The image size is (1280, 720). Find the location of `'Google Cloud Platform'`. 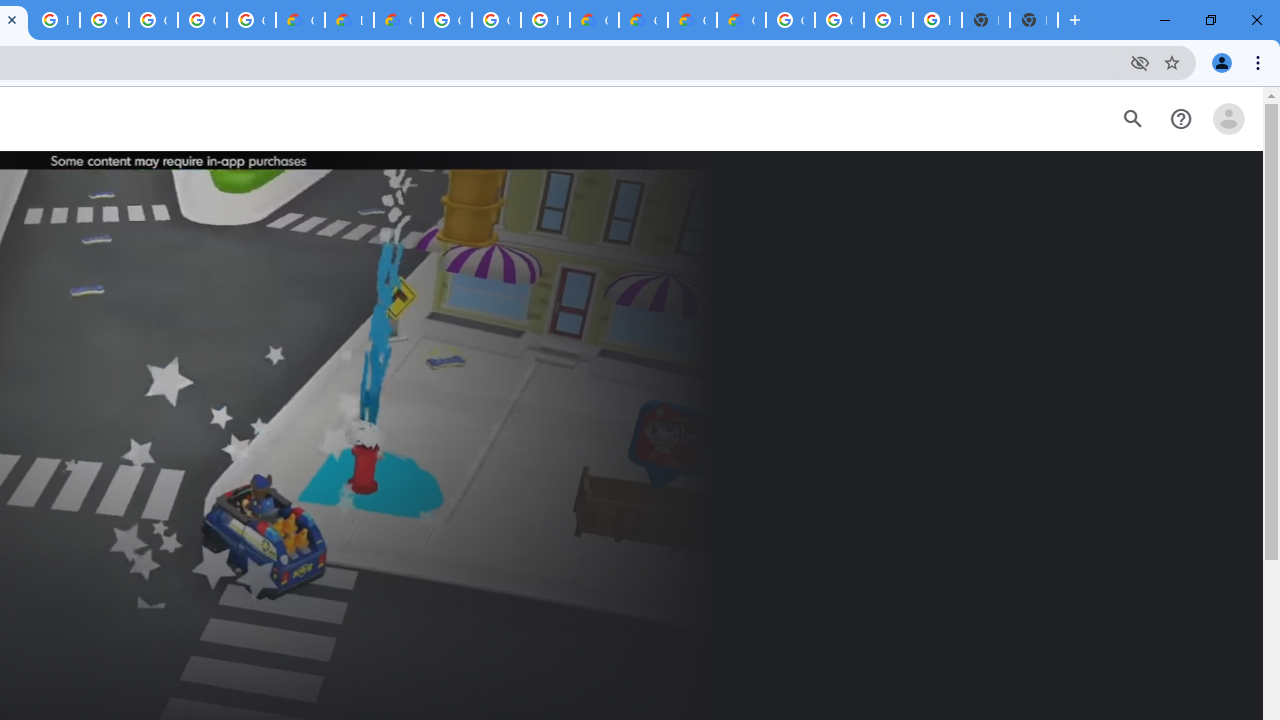

'Google Cloud Platform' is located at coordinates (446, 20).